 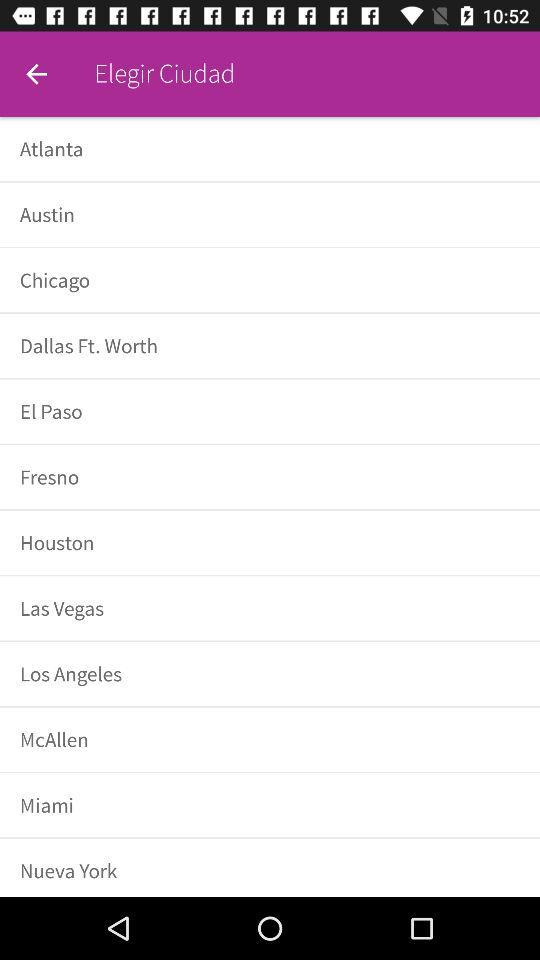 I want to click on go back, so click(x=36, y=74).